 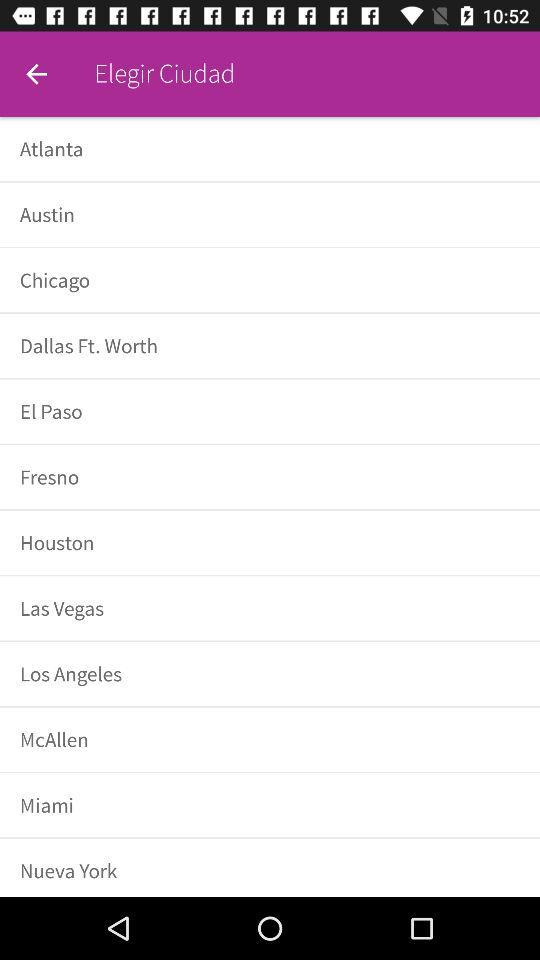 I want to click on go back, so click(x=36, y=74).